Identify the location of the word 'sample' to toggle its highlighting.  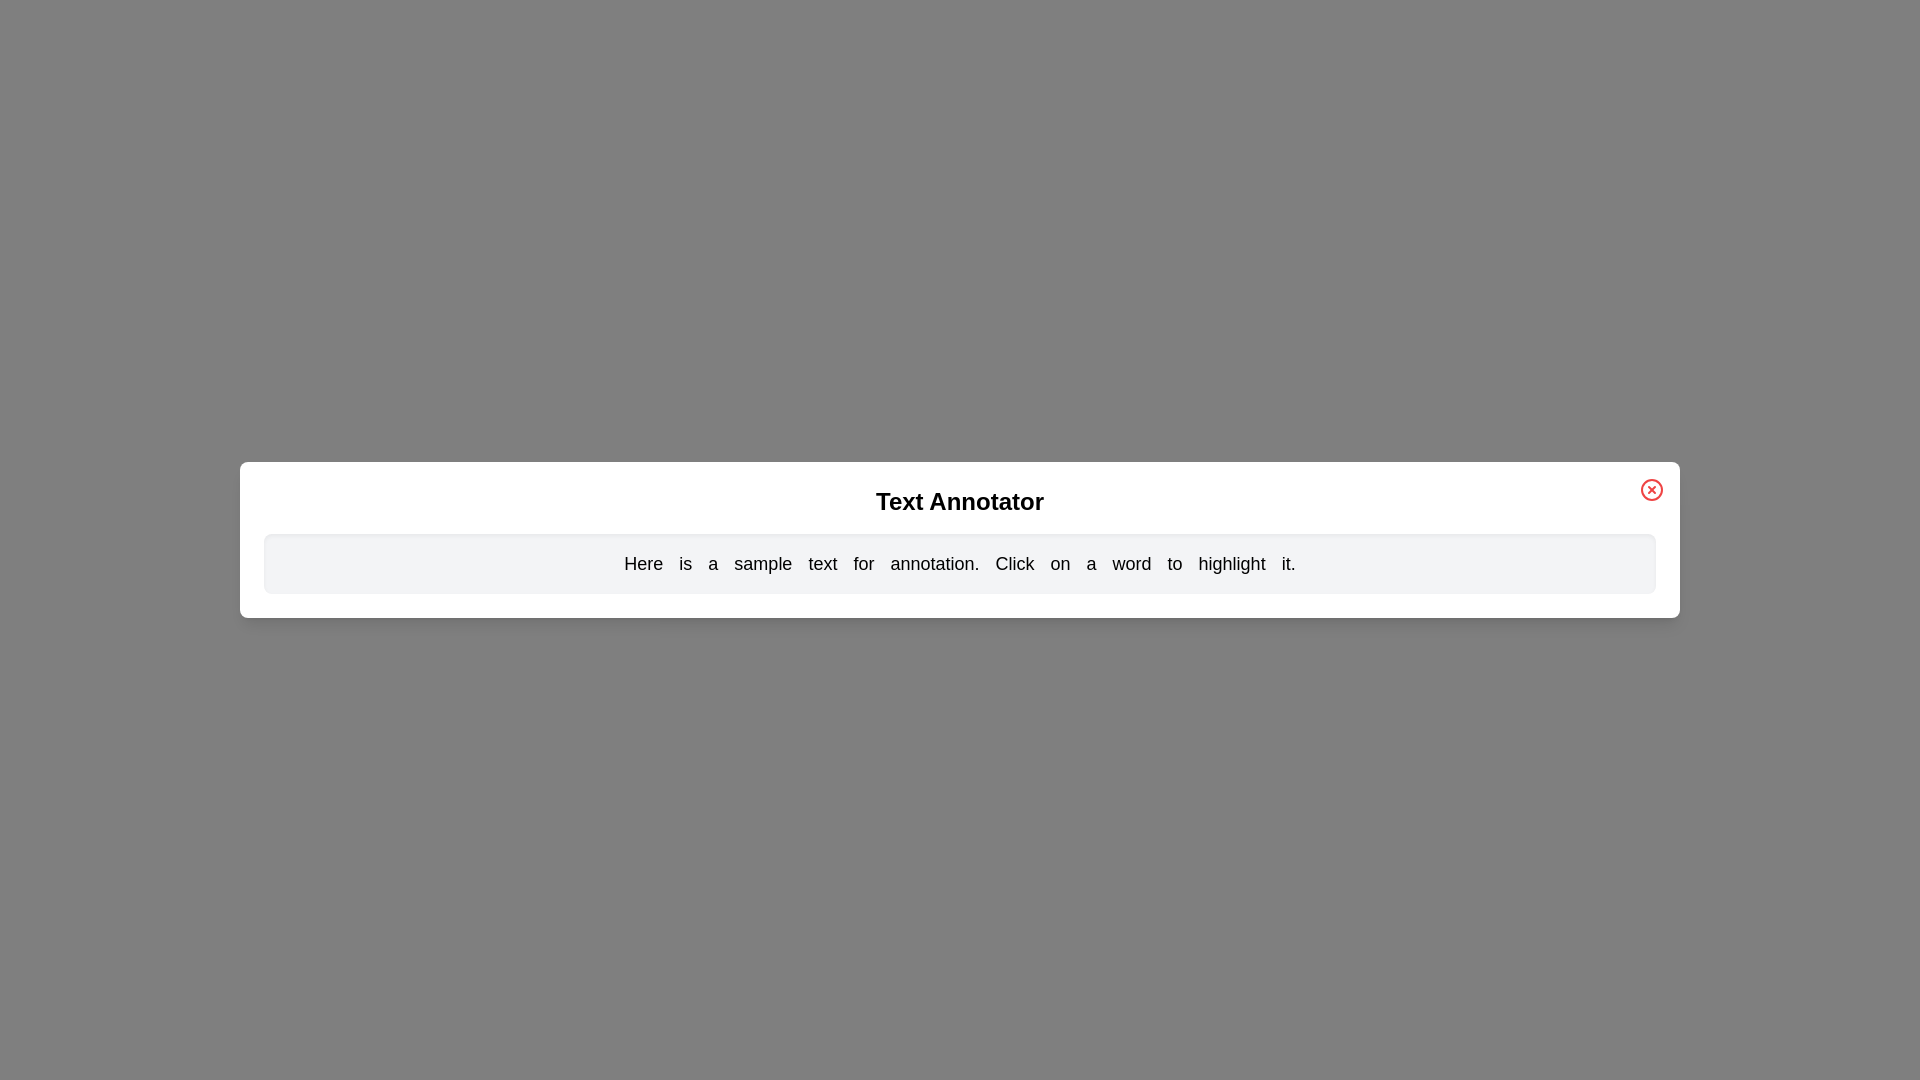
(762, 563).